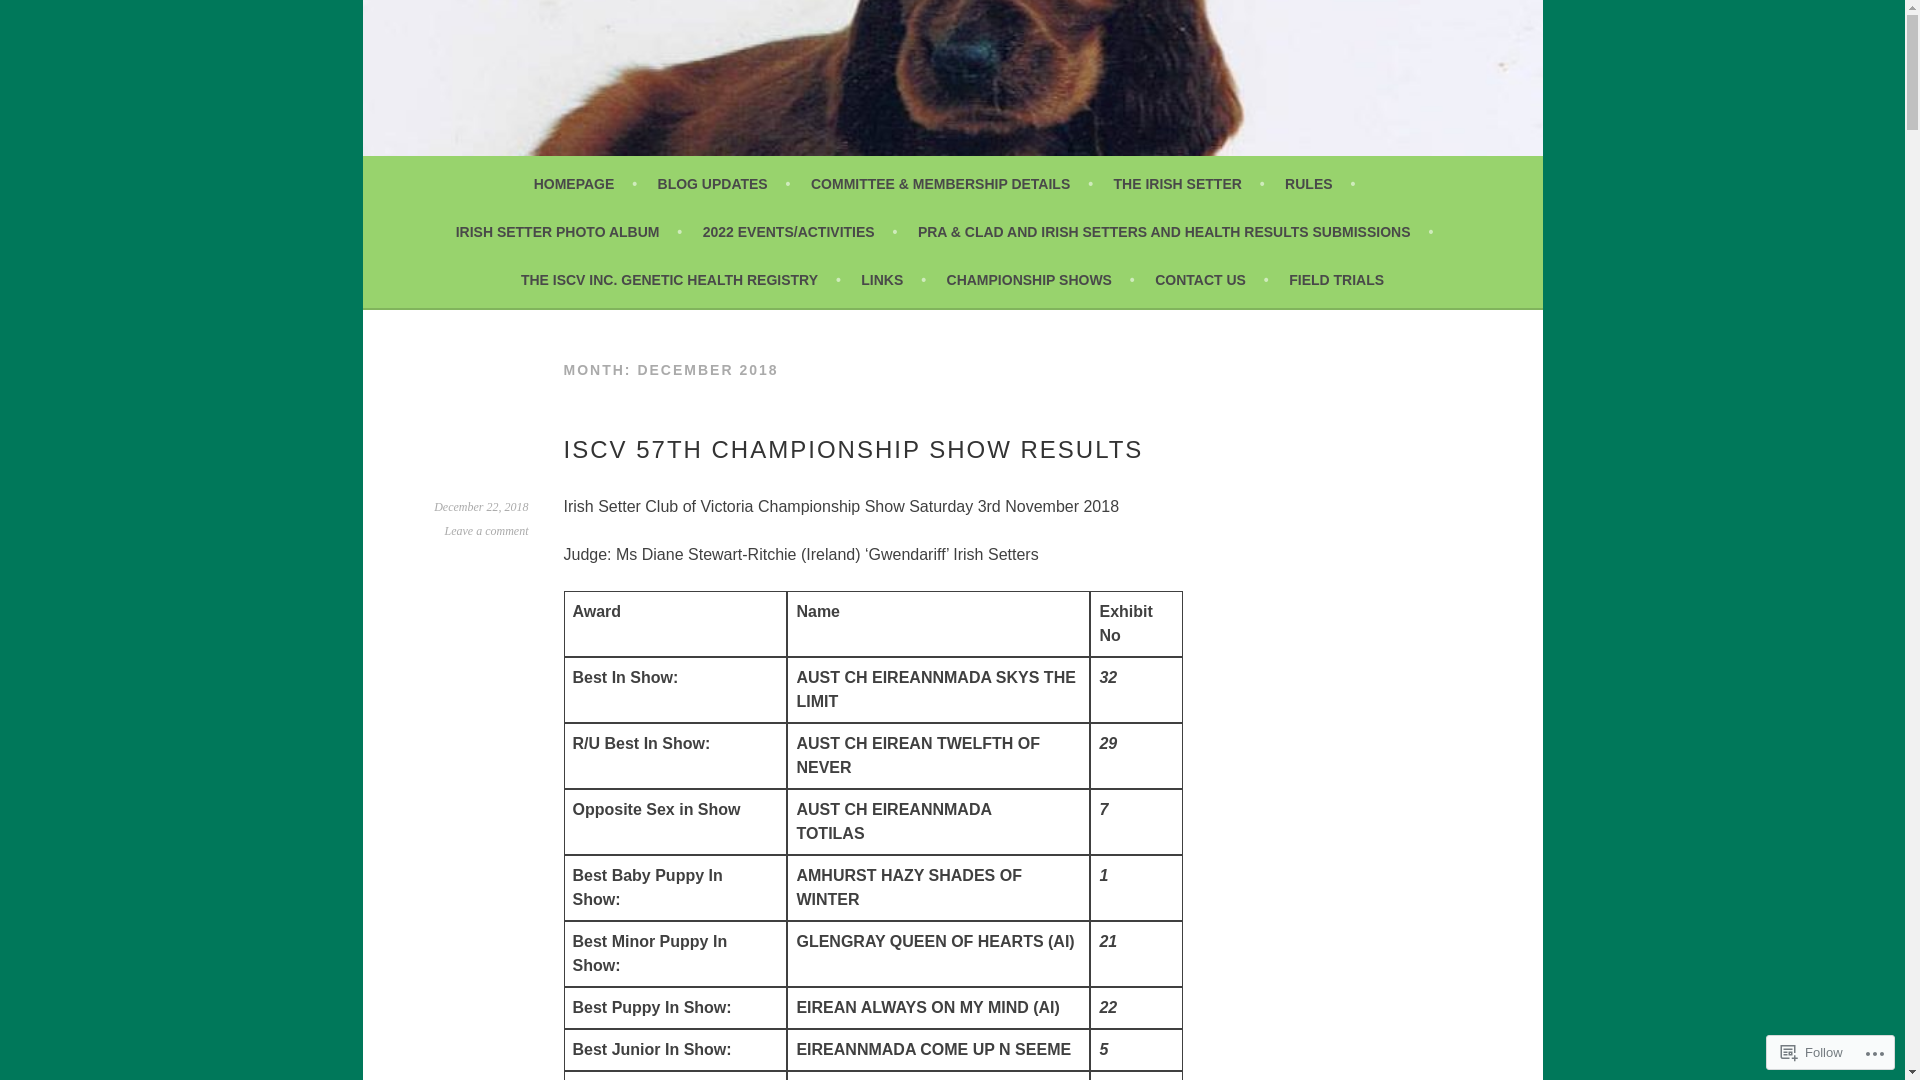 The width and height of the screenshot is (1920, 1080). What do you see at coordinates (702, 230) in the screenshot?
I see `'2022 EVENTS/ACTIVITIES'` at bounding box center [702, 230].